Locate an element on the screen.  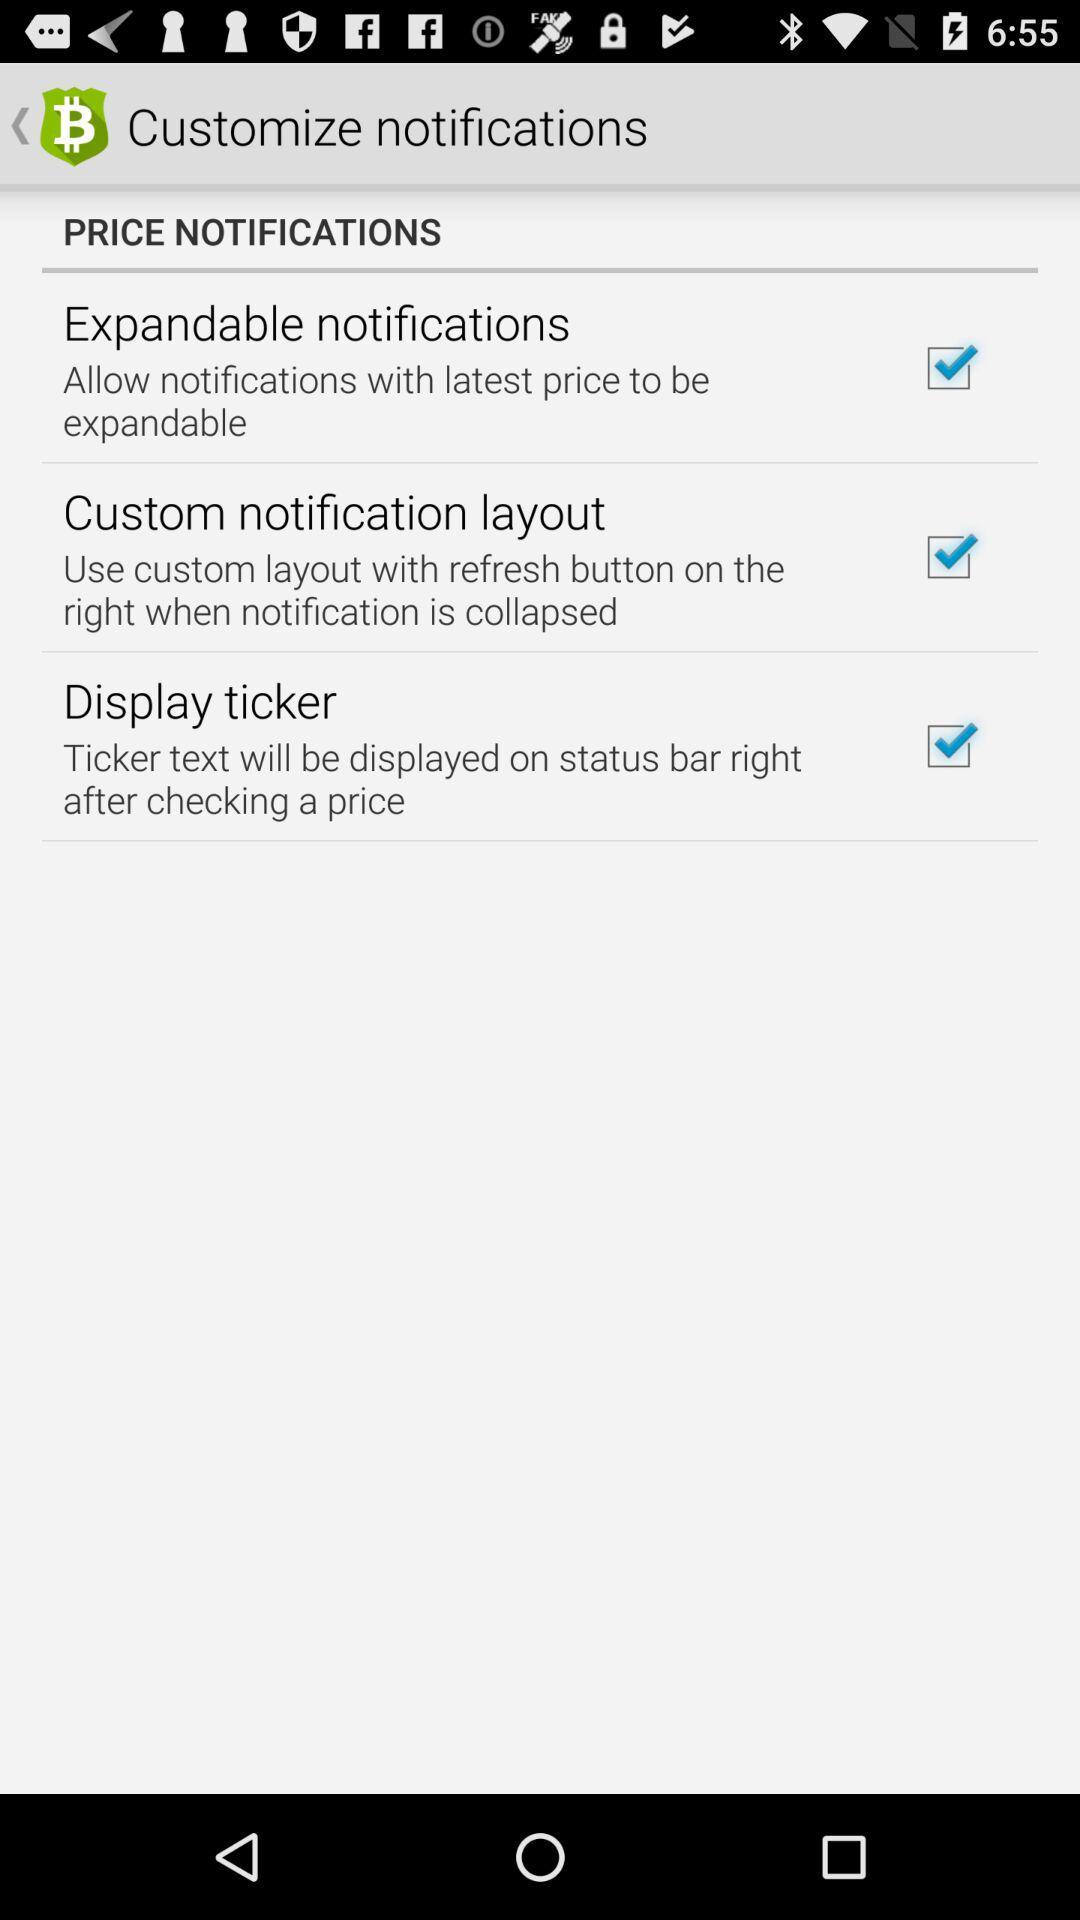
the app below expandable notifications icon is located at coordinates (463, 400).